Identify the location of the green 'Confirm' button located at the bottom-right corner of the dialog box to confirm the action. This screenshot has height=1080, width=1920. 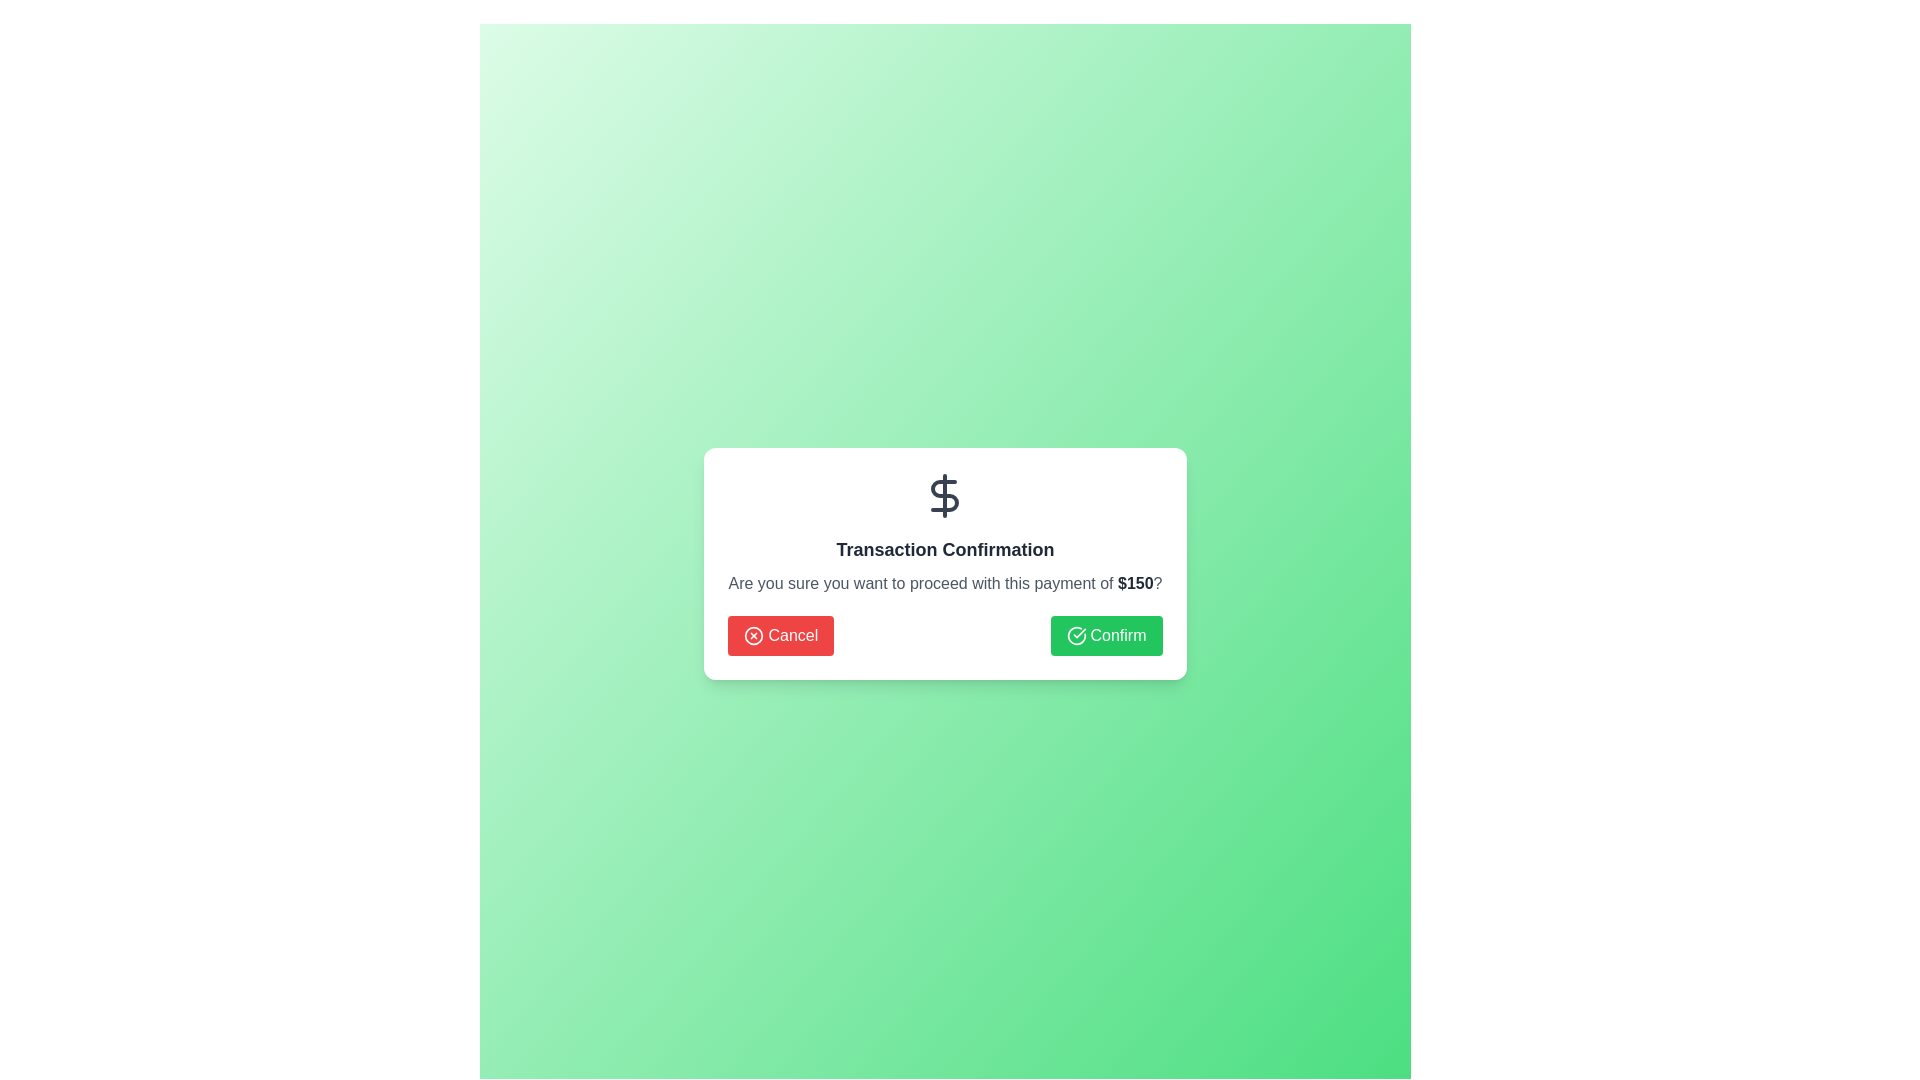
(1105, 636).